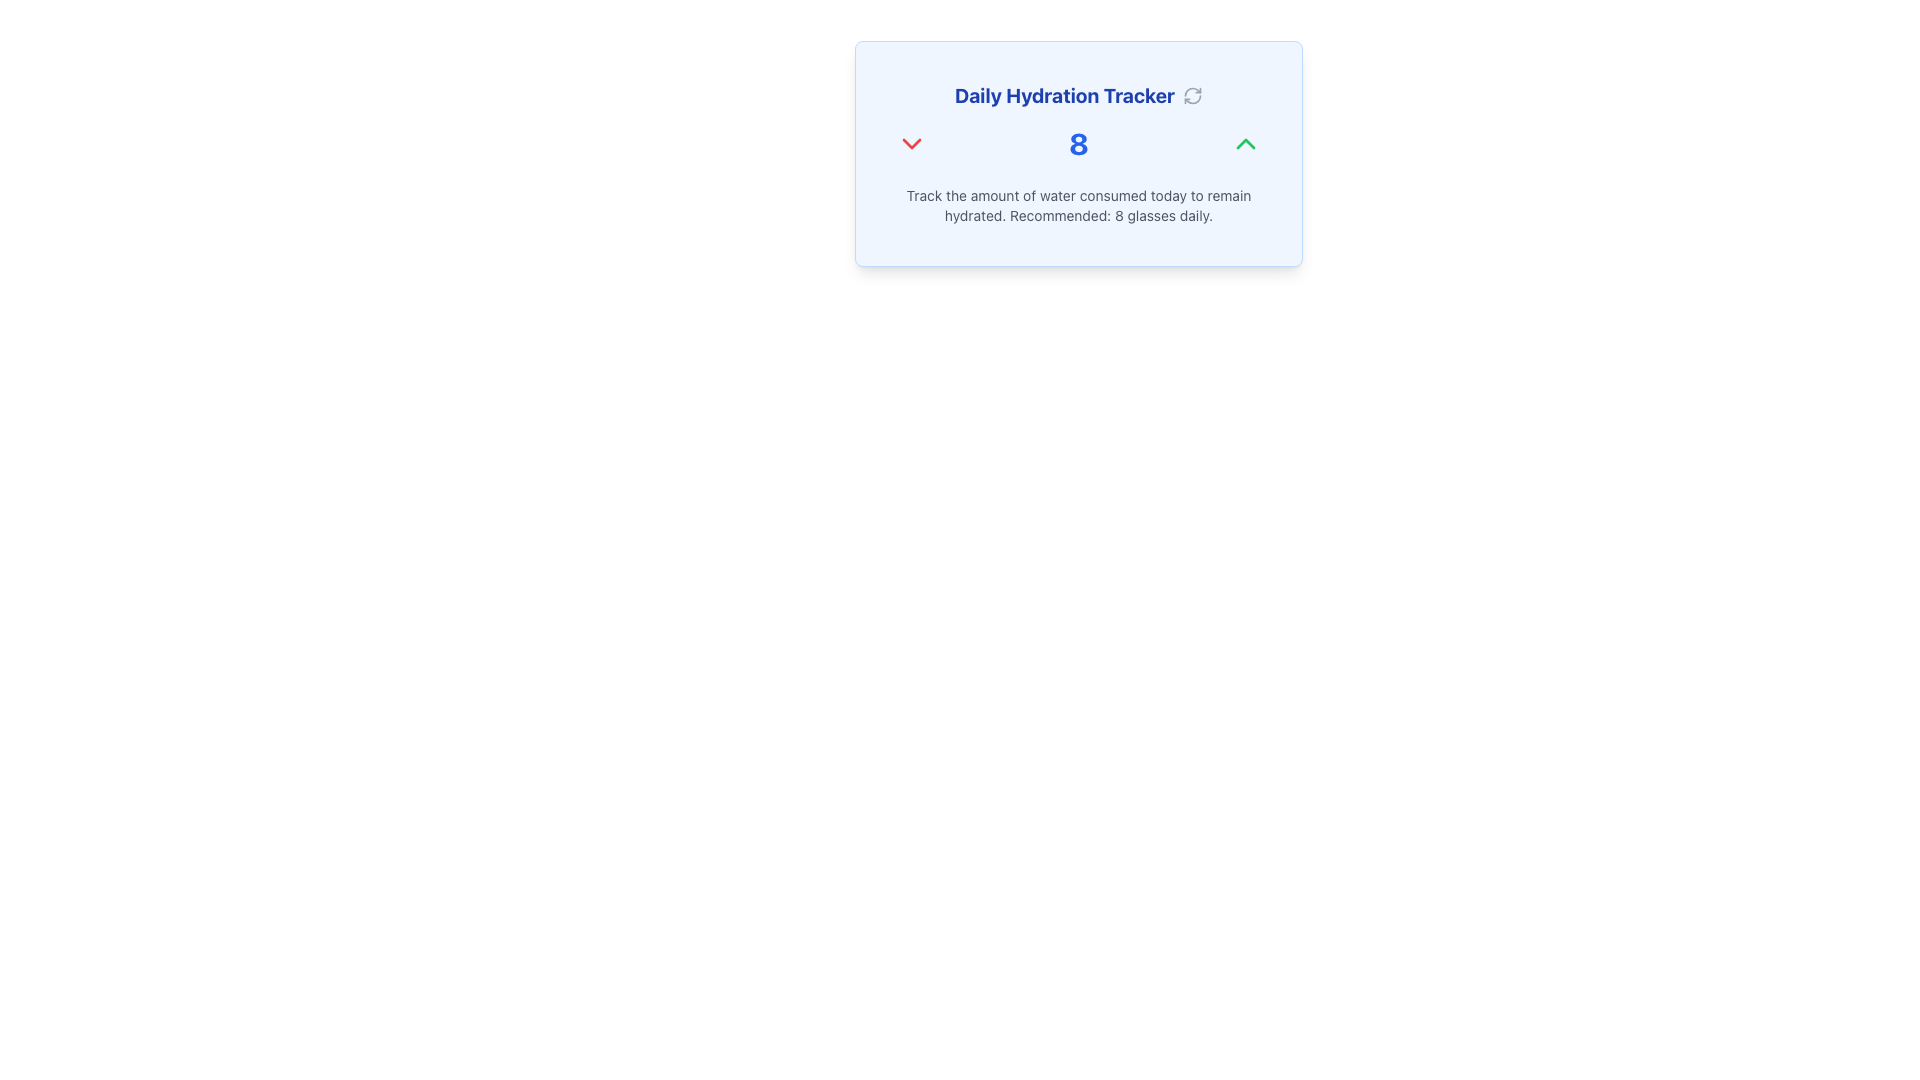 Image resolution: width=1920 pixels, height=1080 pixels. I want to click on the Informational Text located at the bottom of the 'Daily Hydration Tracker' card, providing guidance on daily water intake, so click(1078, 205).